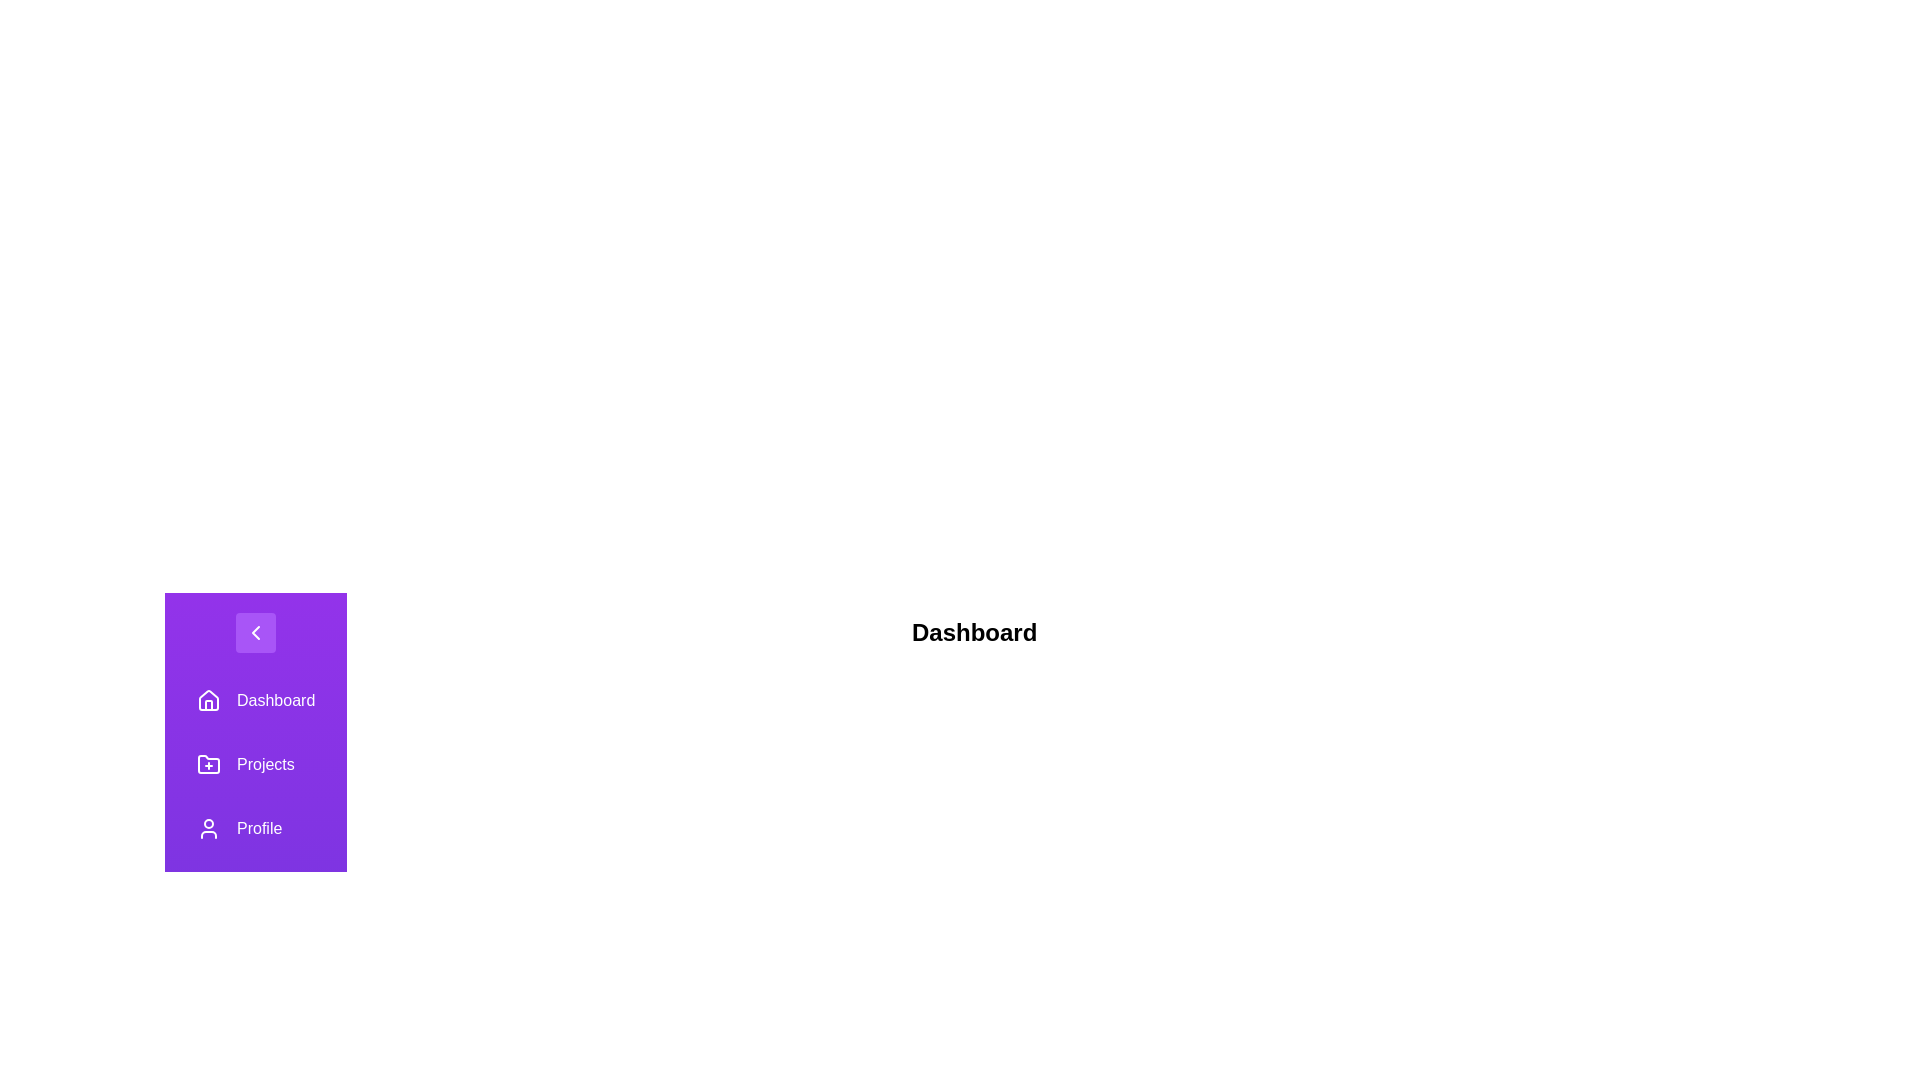 This screenshot has height=1080, width=1920. I want to click on the 'Projects' navigation menu item located below 'Dashboard' and above 'Profile' to bring it into interaction context, so click(255, 764).